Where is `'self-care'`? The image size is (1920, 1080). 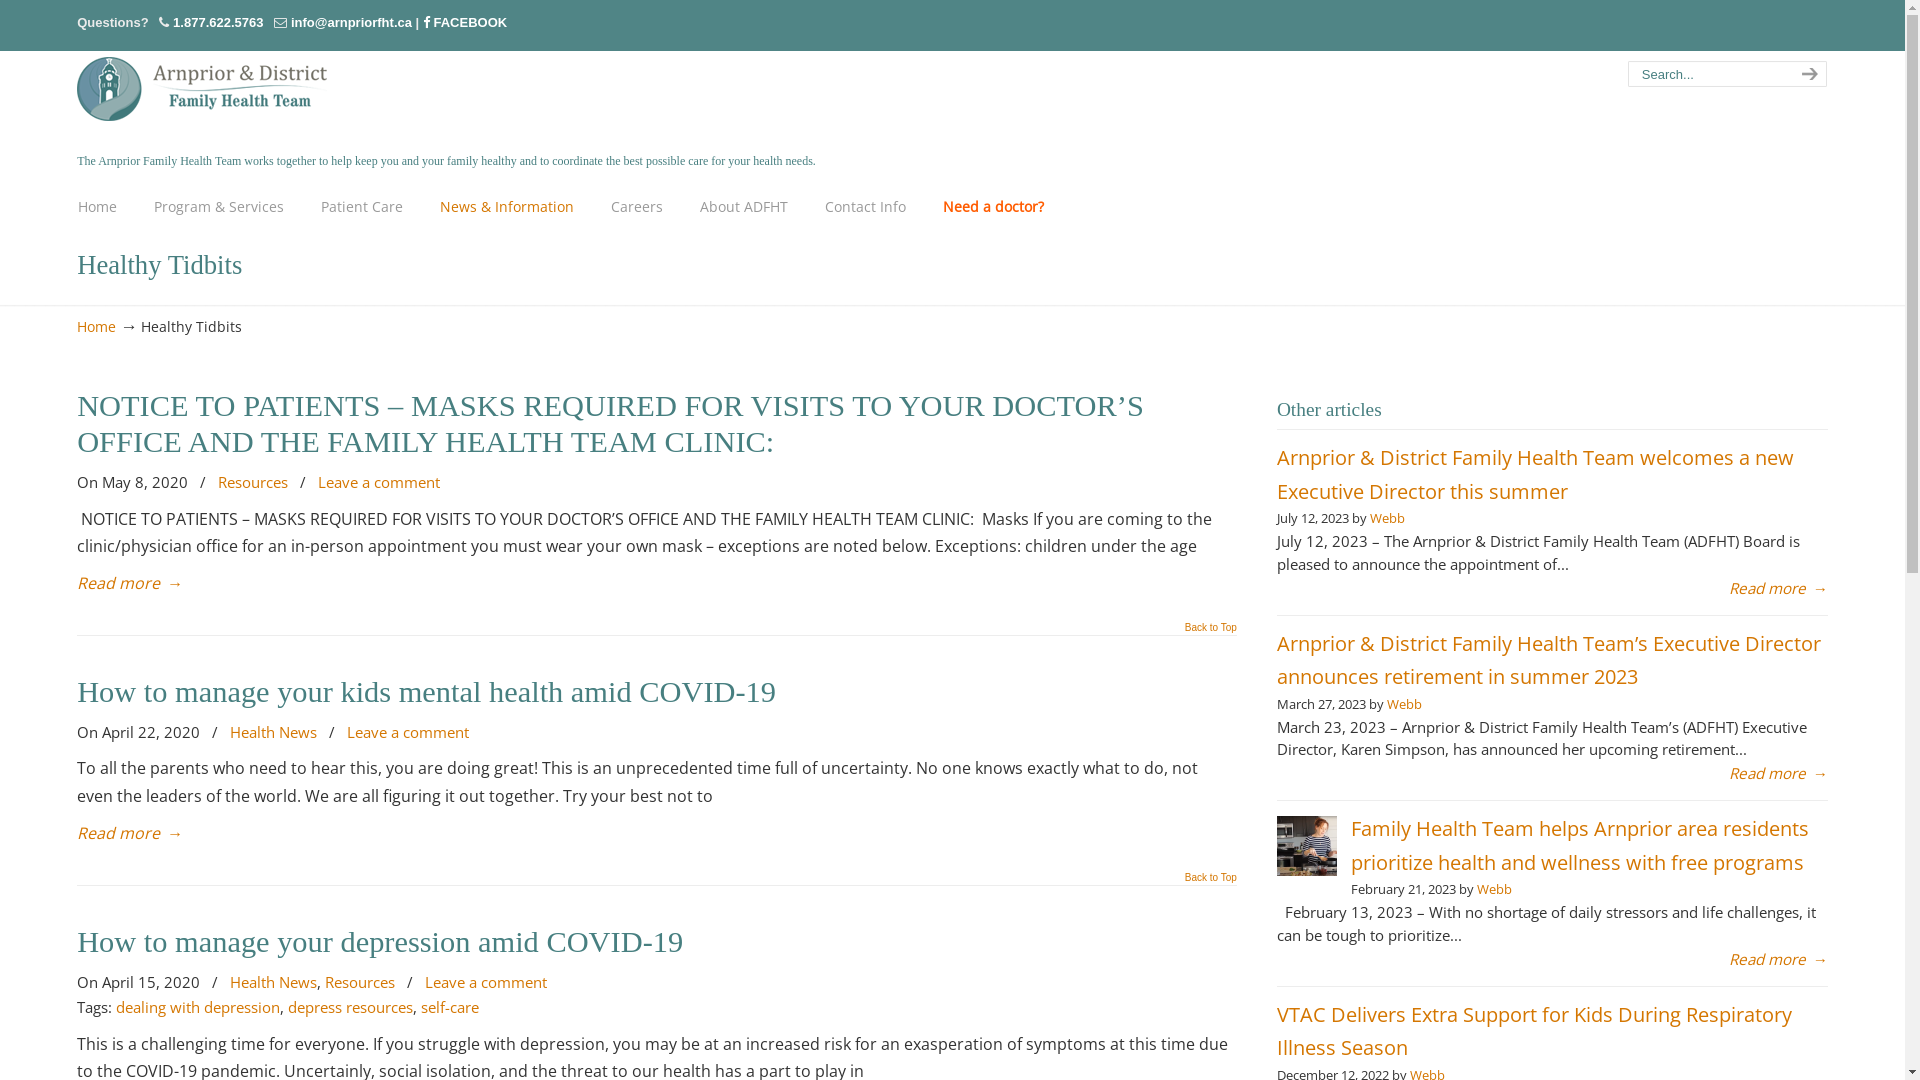
'self-care' is located at coordinates (420, 1007).